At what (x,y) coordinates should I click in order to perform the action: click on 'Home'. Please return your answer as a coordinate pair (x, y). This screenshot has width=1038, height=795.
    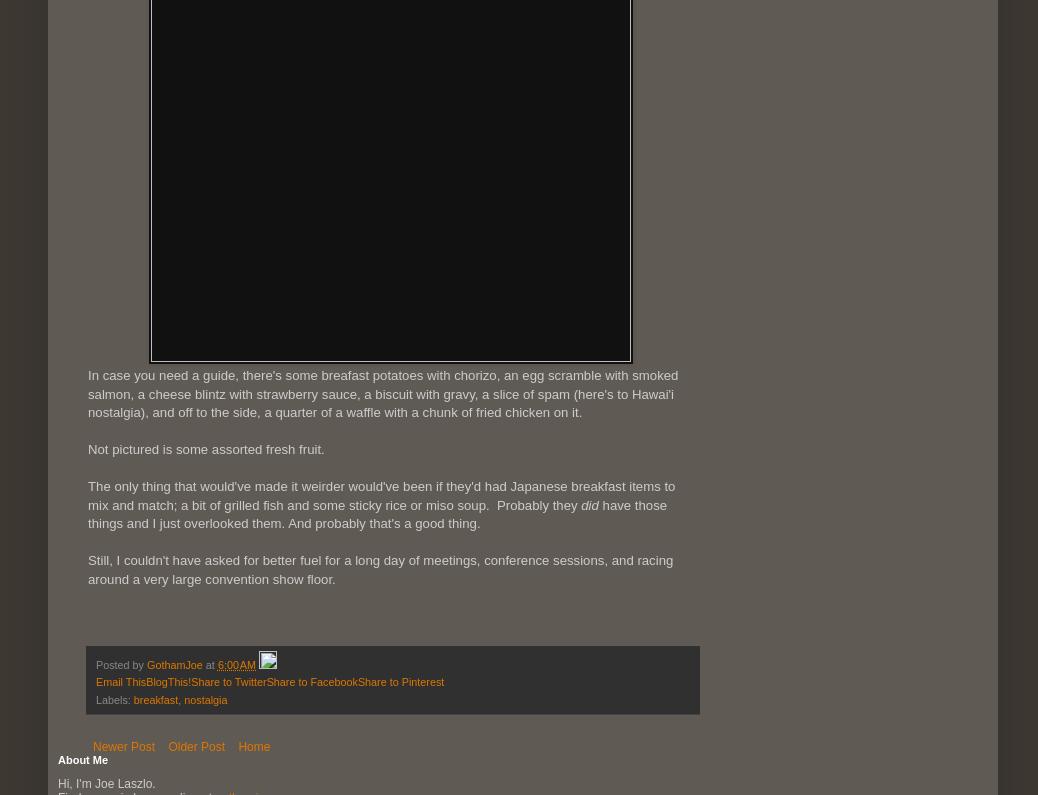
    Looking at the image, I should click on (252, 745).